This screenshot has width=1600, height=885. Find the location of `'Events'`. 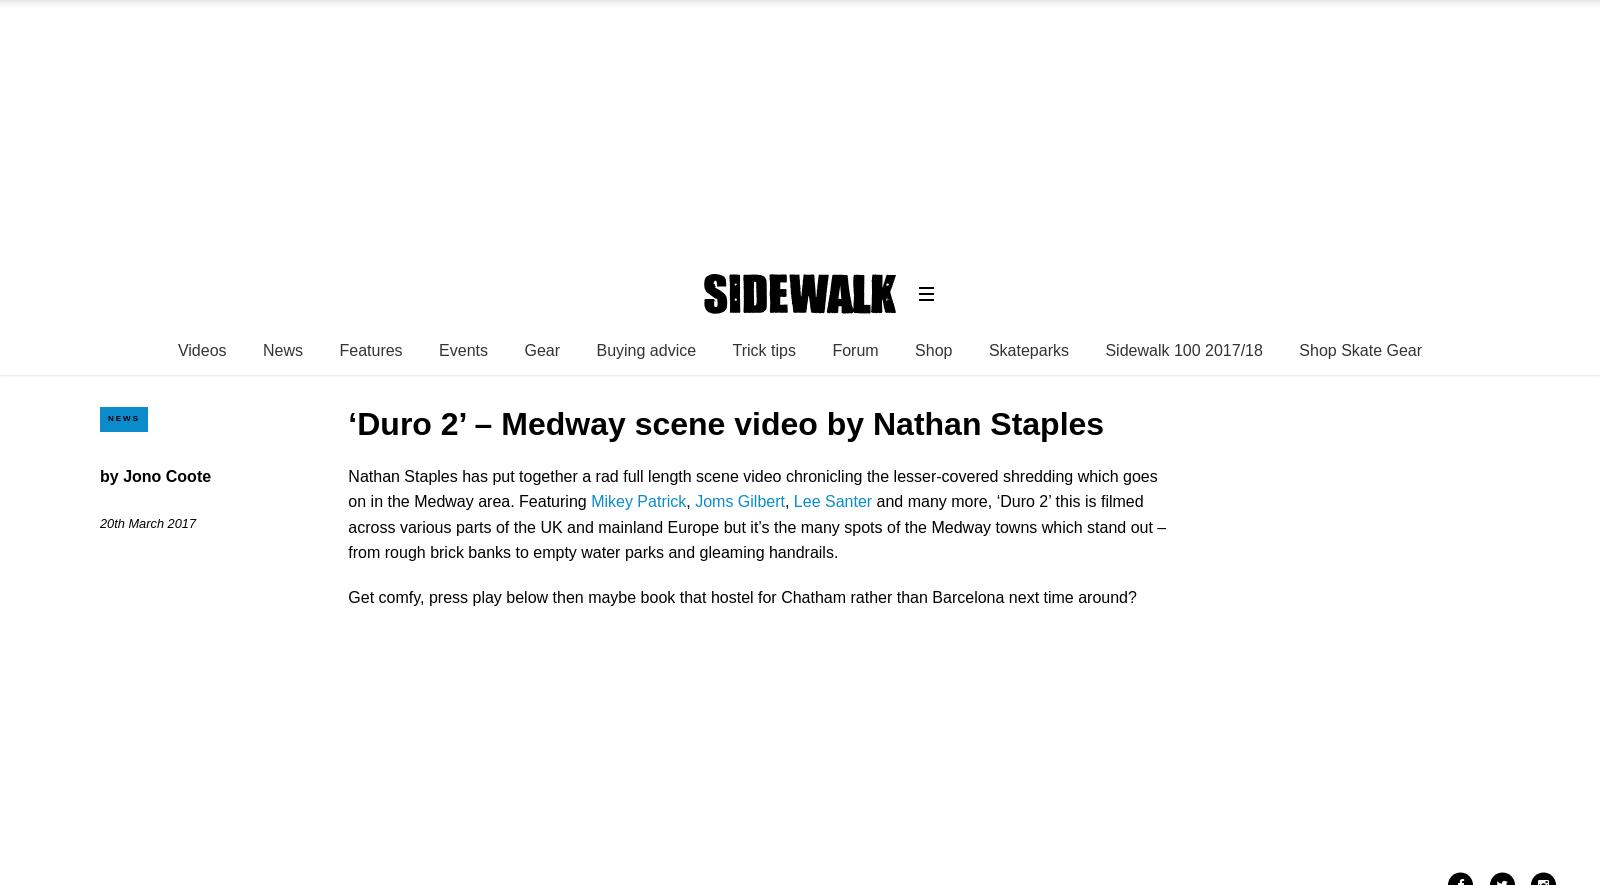

'Events' is located at coordinates (462, 349).